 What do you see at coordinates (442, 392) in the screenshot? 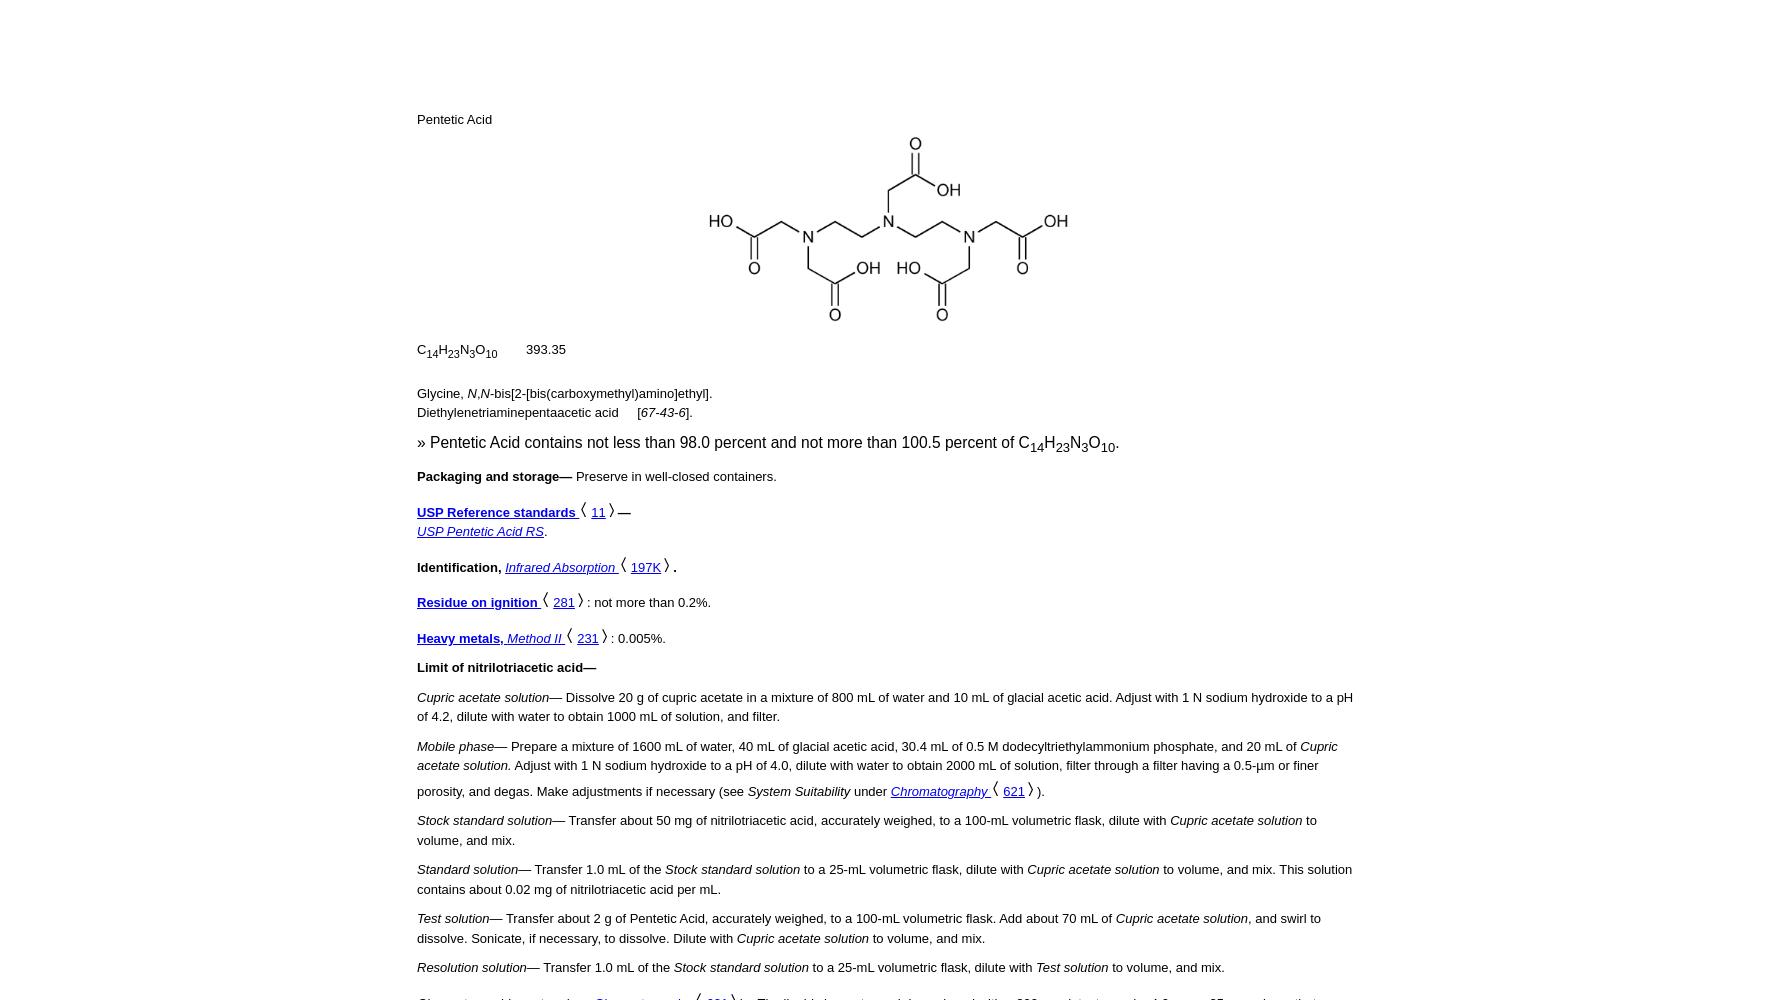
I see `'Glycine,'` at bounding box center [442, 392].